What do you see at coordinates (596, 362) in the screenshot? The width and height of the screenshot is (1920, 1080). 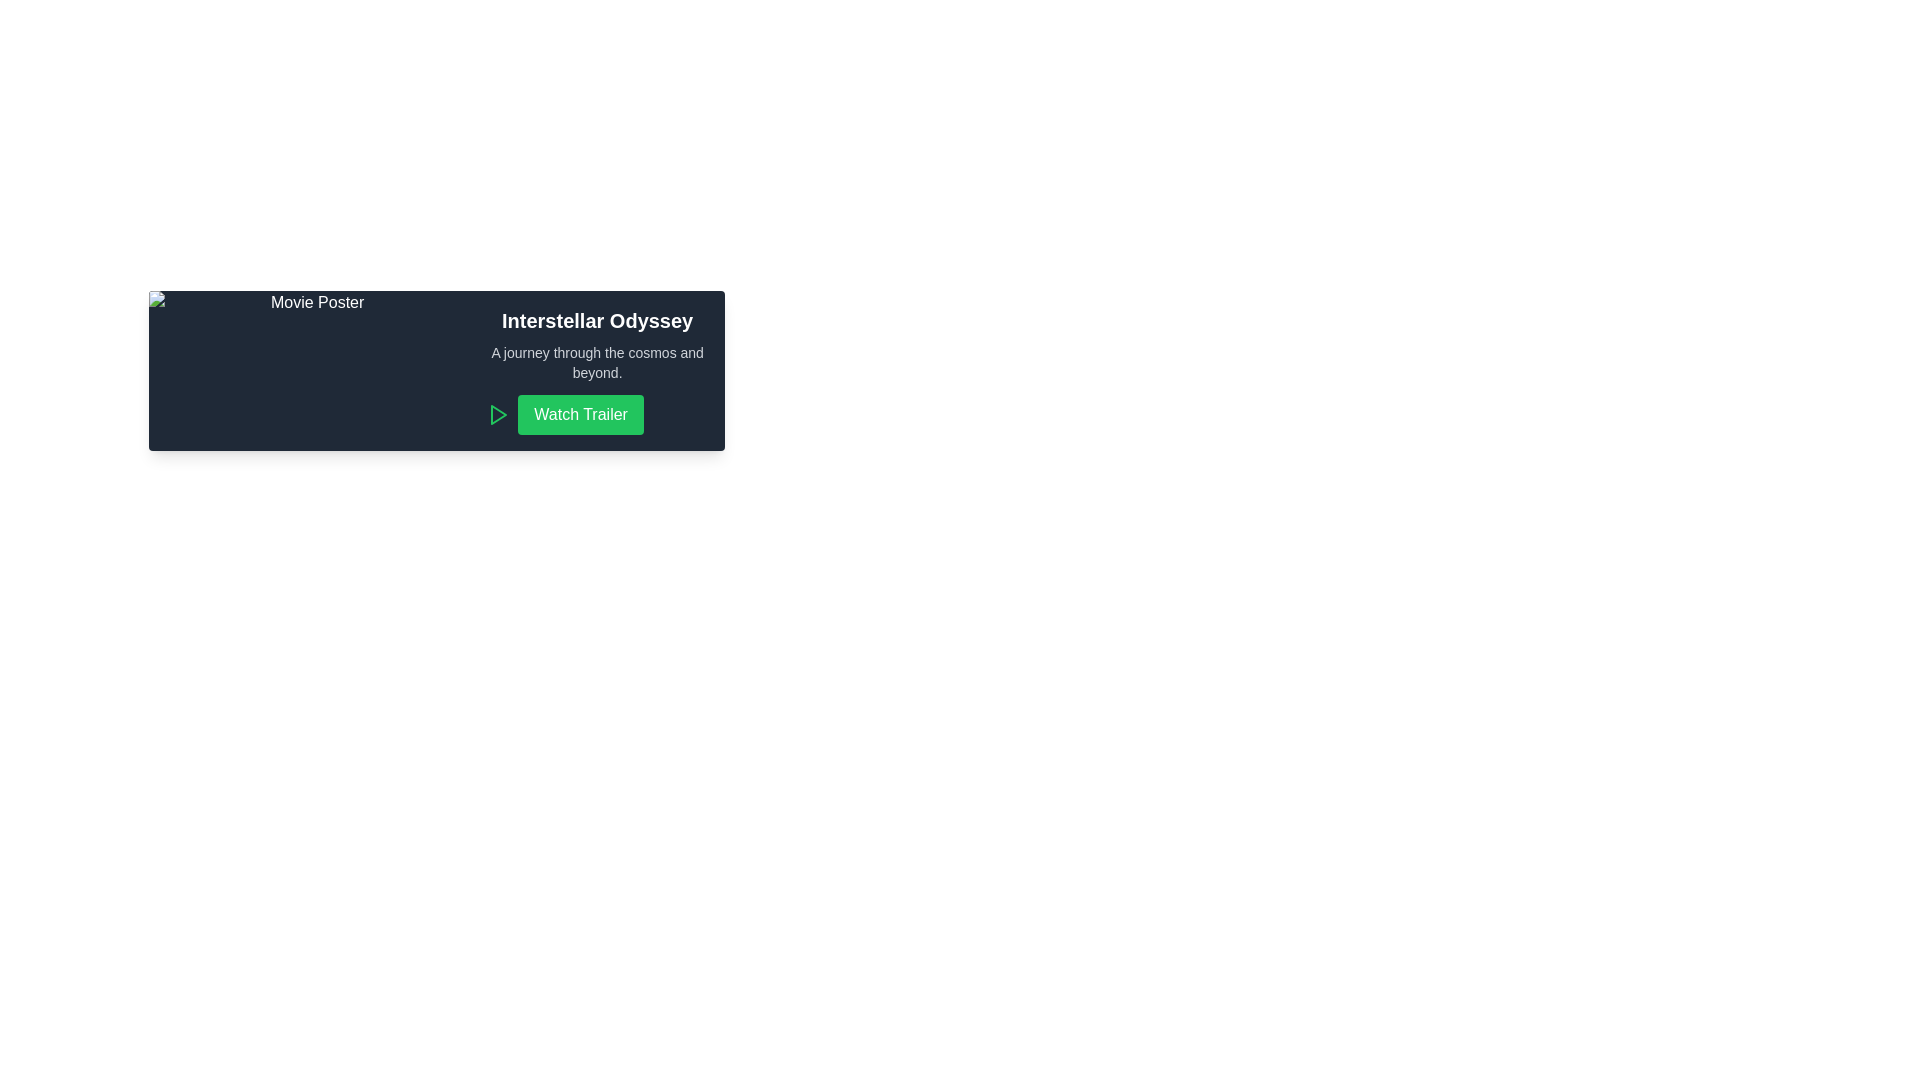 I see `the textual description displayed in a smaller, lighter-colored font beneath the main title 'Interstellar Odyssey', which provides an engaging summary or tagline` at bounding box center [596, 362].